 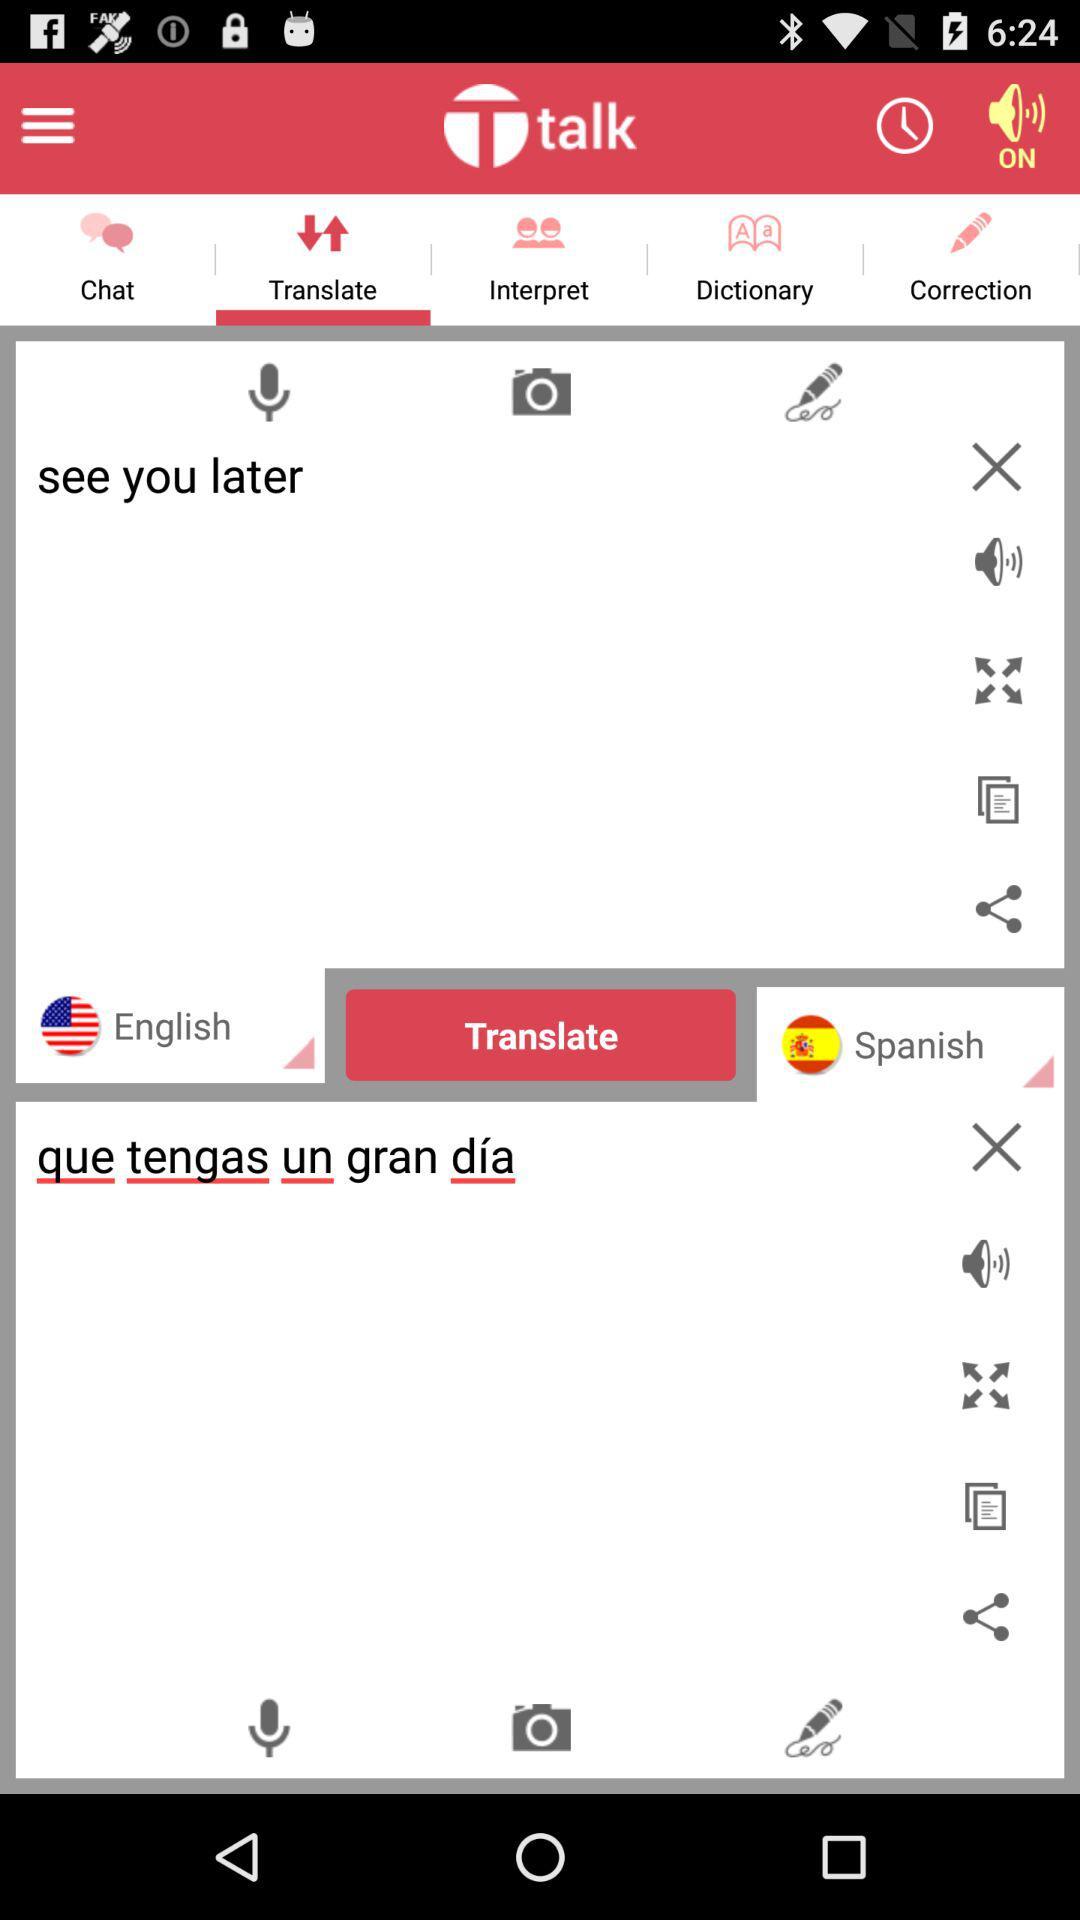 I want to click on menu, so click(x=46, y=124).